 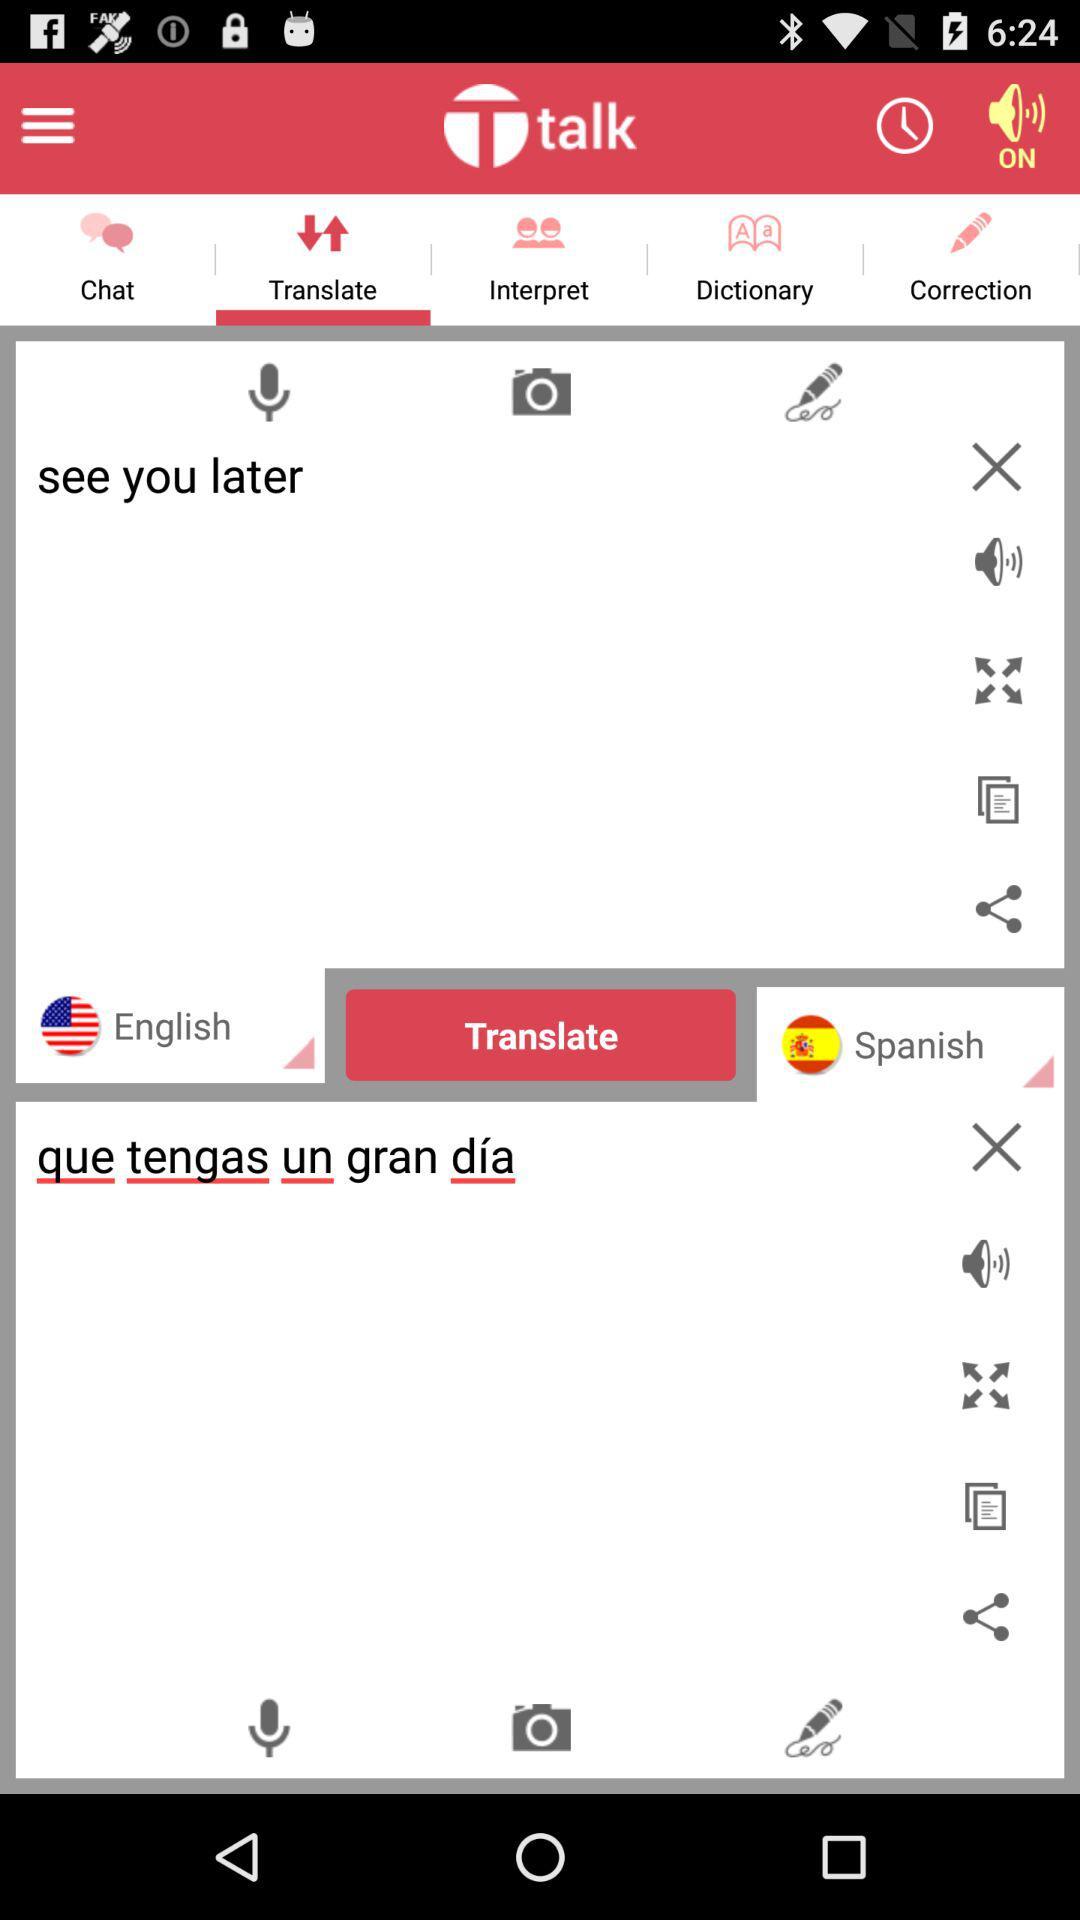 I want to click on menu, so click(x=46, y=124).